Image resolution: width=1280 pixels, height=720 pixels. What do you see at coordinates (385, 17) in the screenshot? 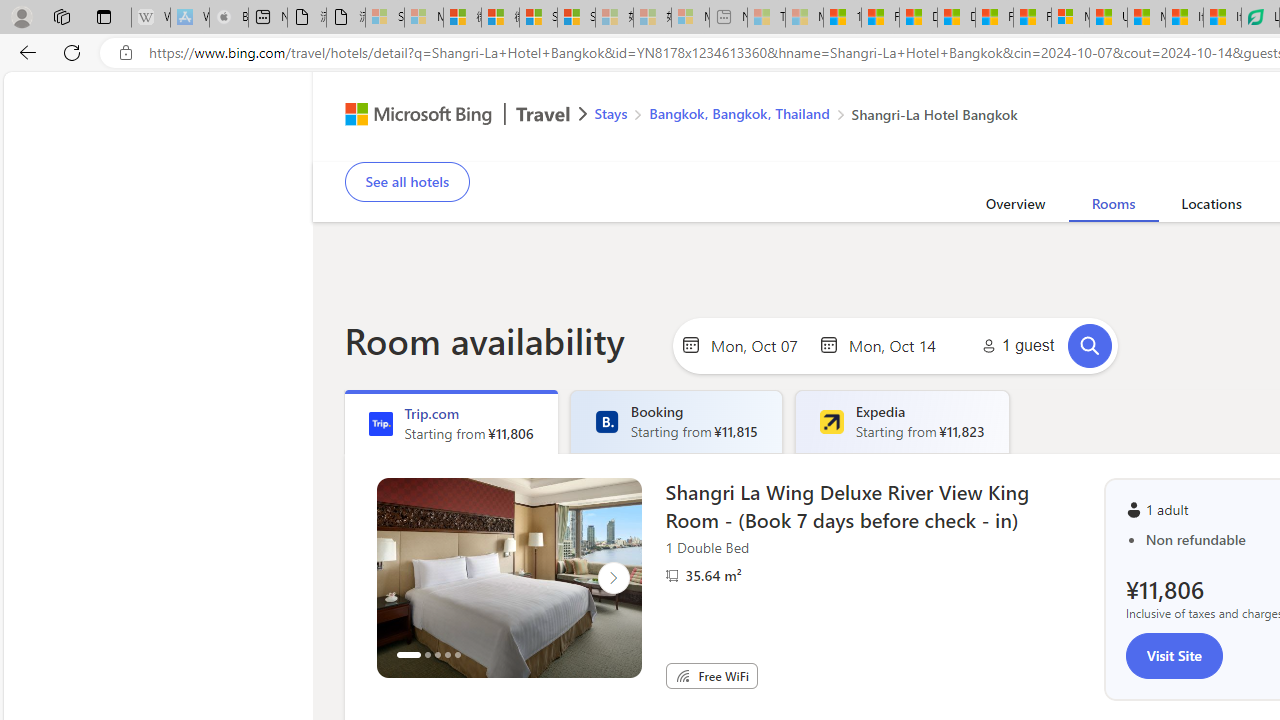
I see `'Sign in to your Microsoft account - Sleeping'` at bounding box center [385, 17].